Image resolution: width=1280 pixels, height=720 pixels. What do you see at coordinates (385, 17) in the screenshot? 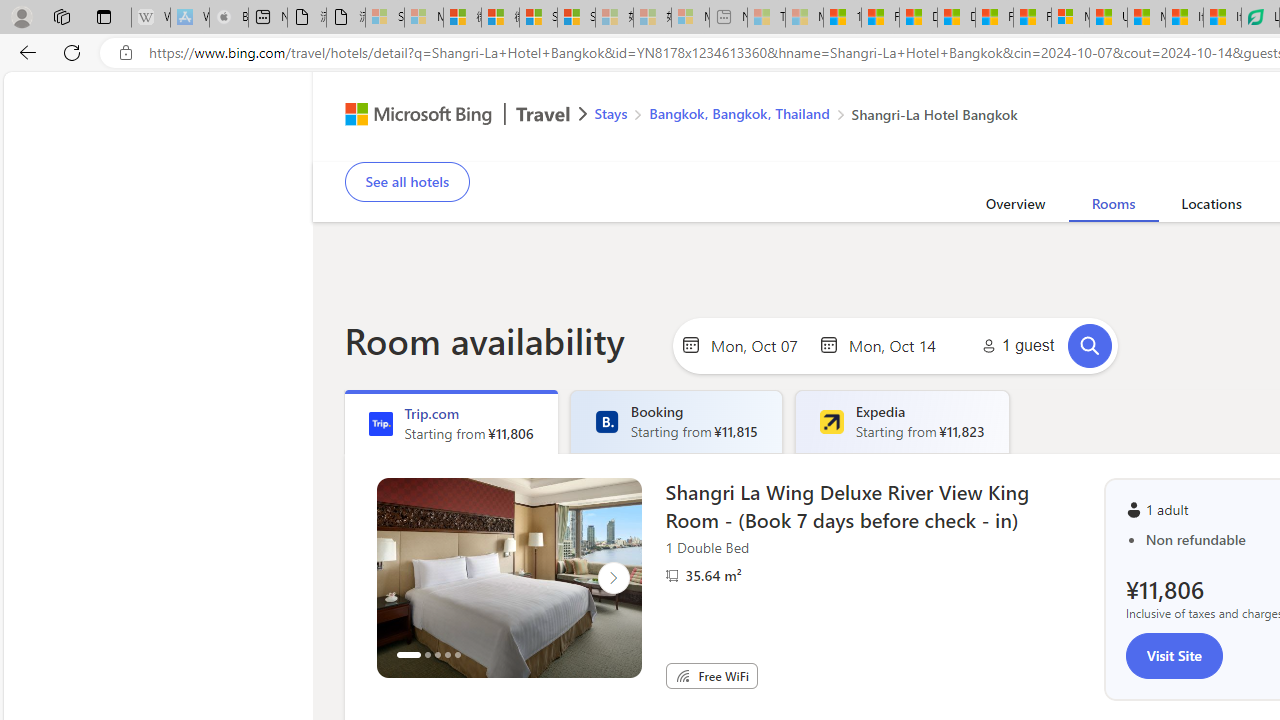
I see `'Sign in to your Microsoft account - Sleeping'` at bounding box center [385, 17].